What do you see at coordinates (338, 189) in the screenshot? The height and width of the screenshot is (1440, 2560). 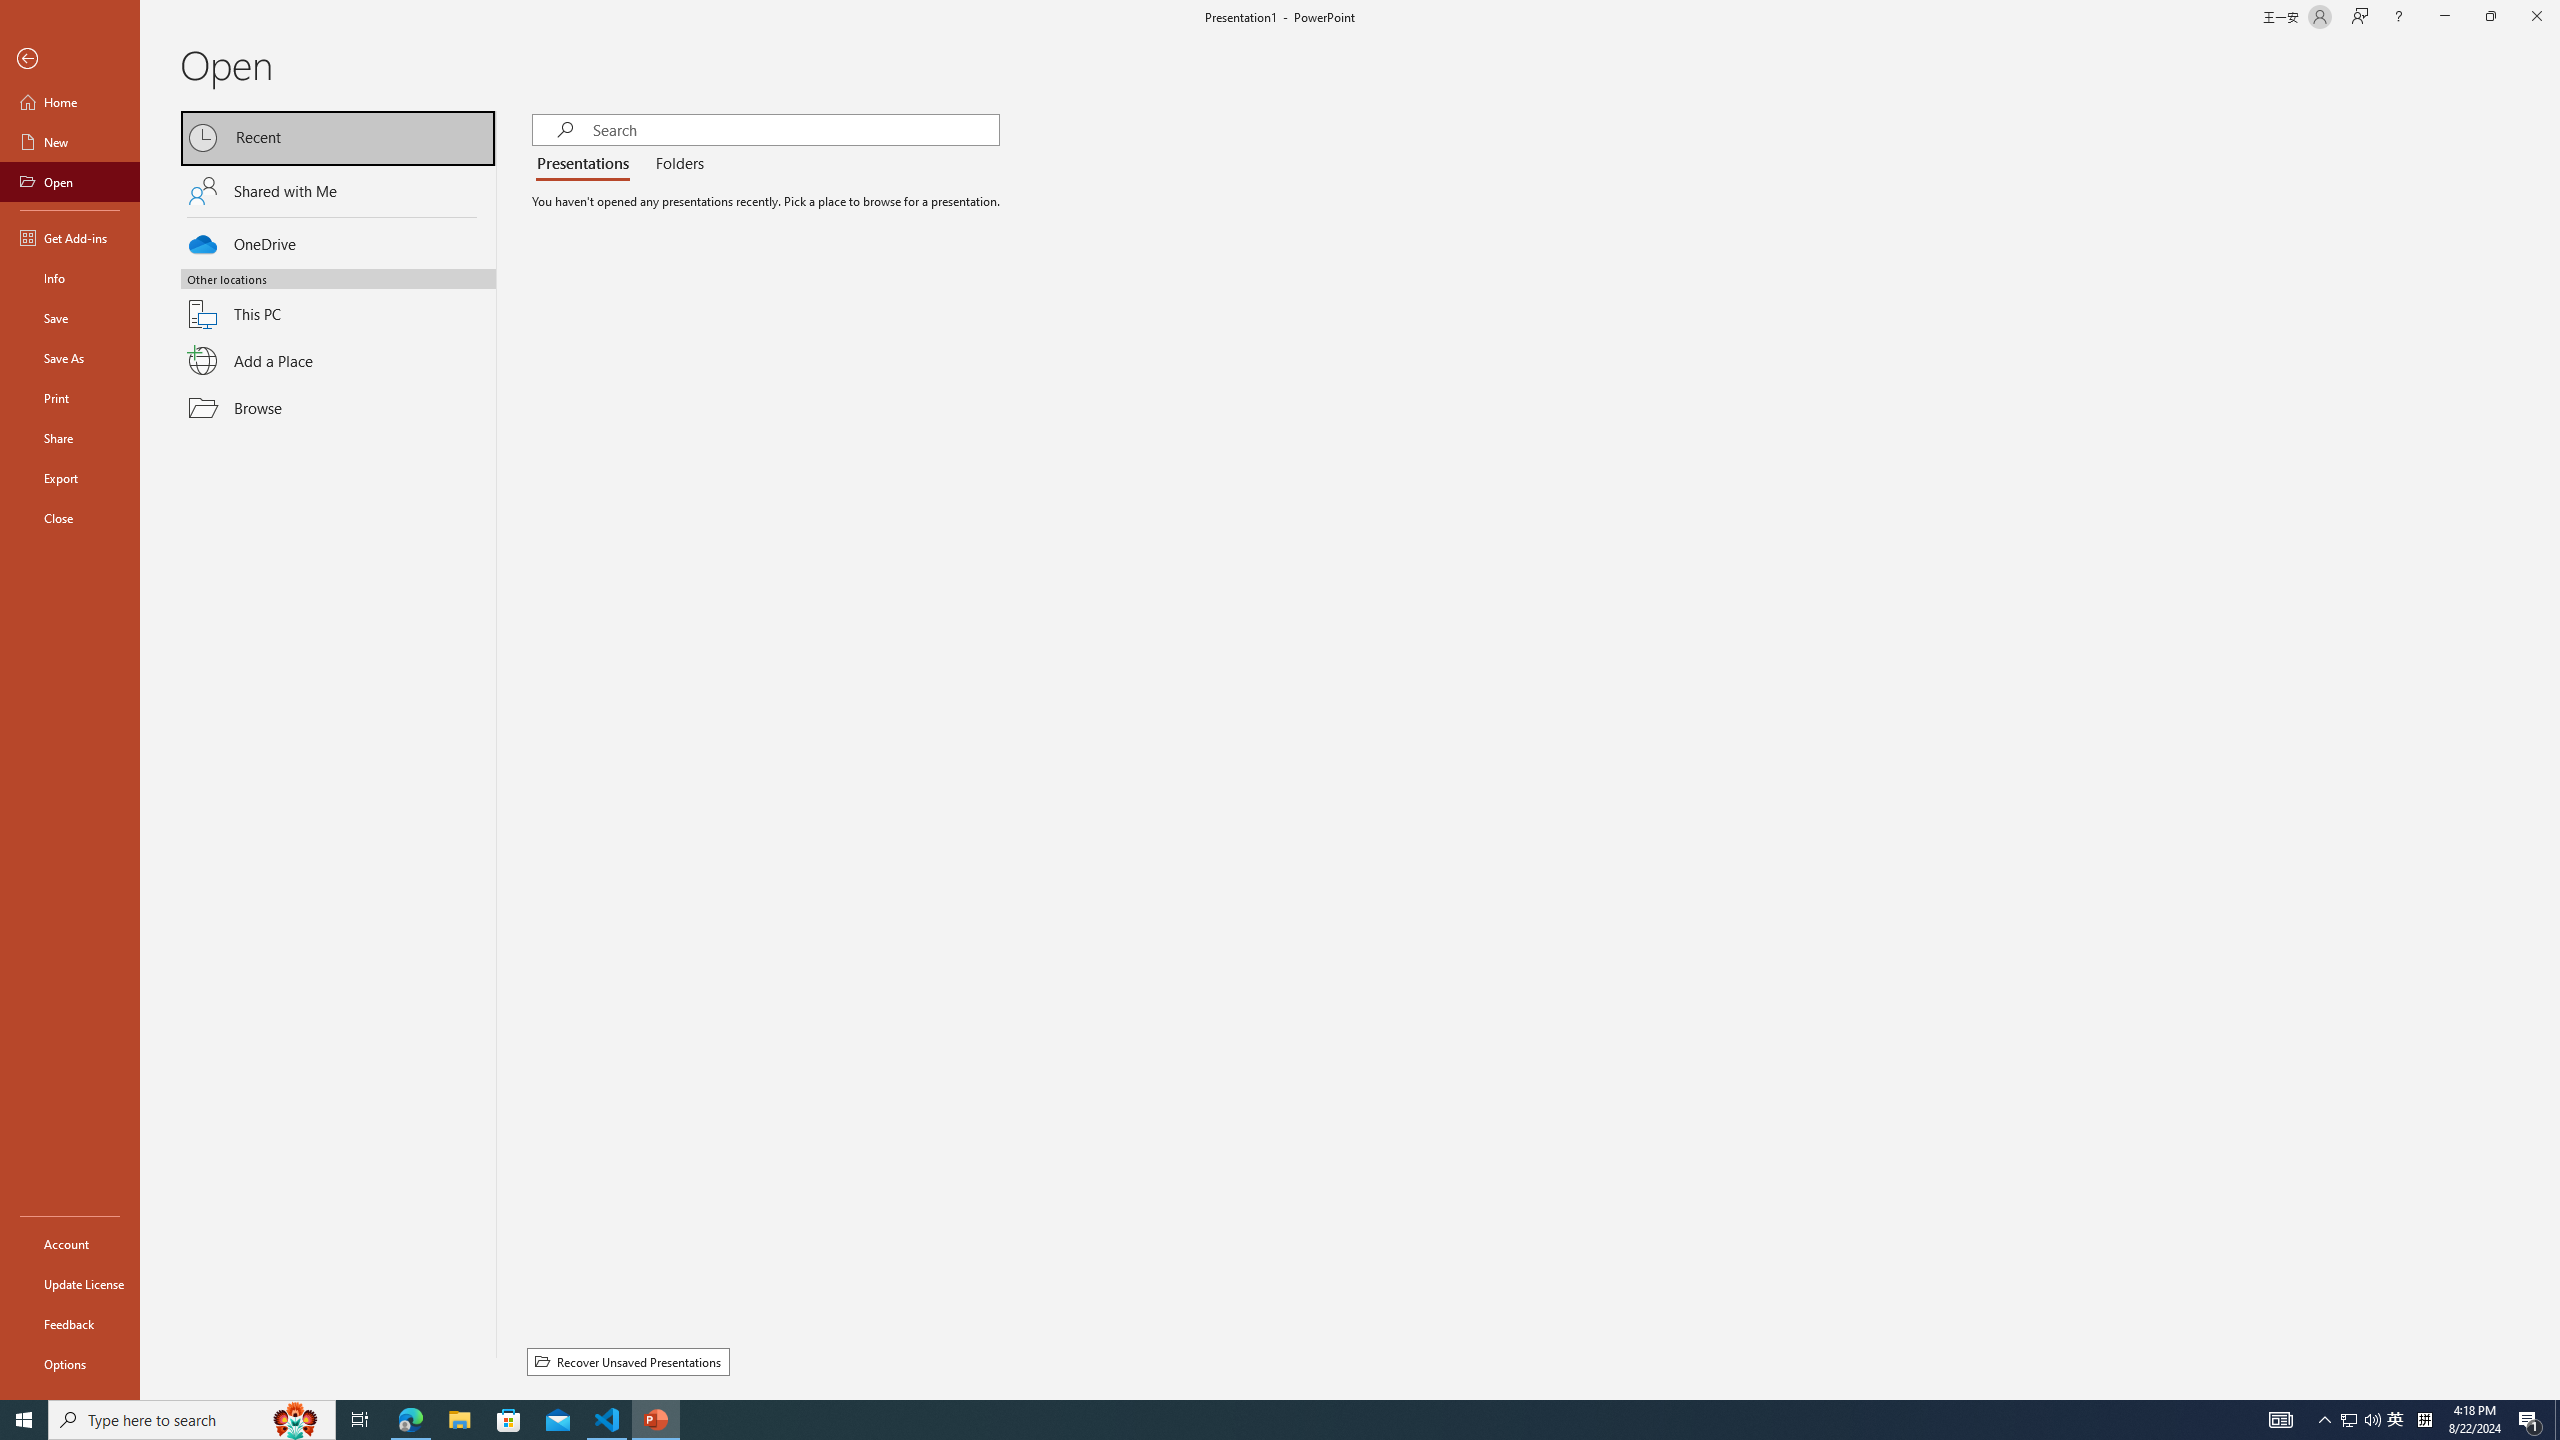 I see `'Shared with Me'` at bounding box center [338, 189].